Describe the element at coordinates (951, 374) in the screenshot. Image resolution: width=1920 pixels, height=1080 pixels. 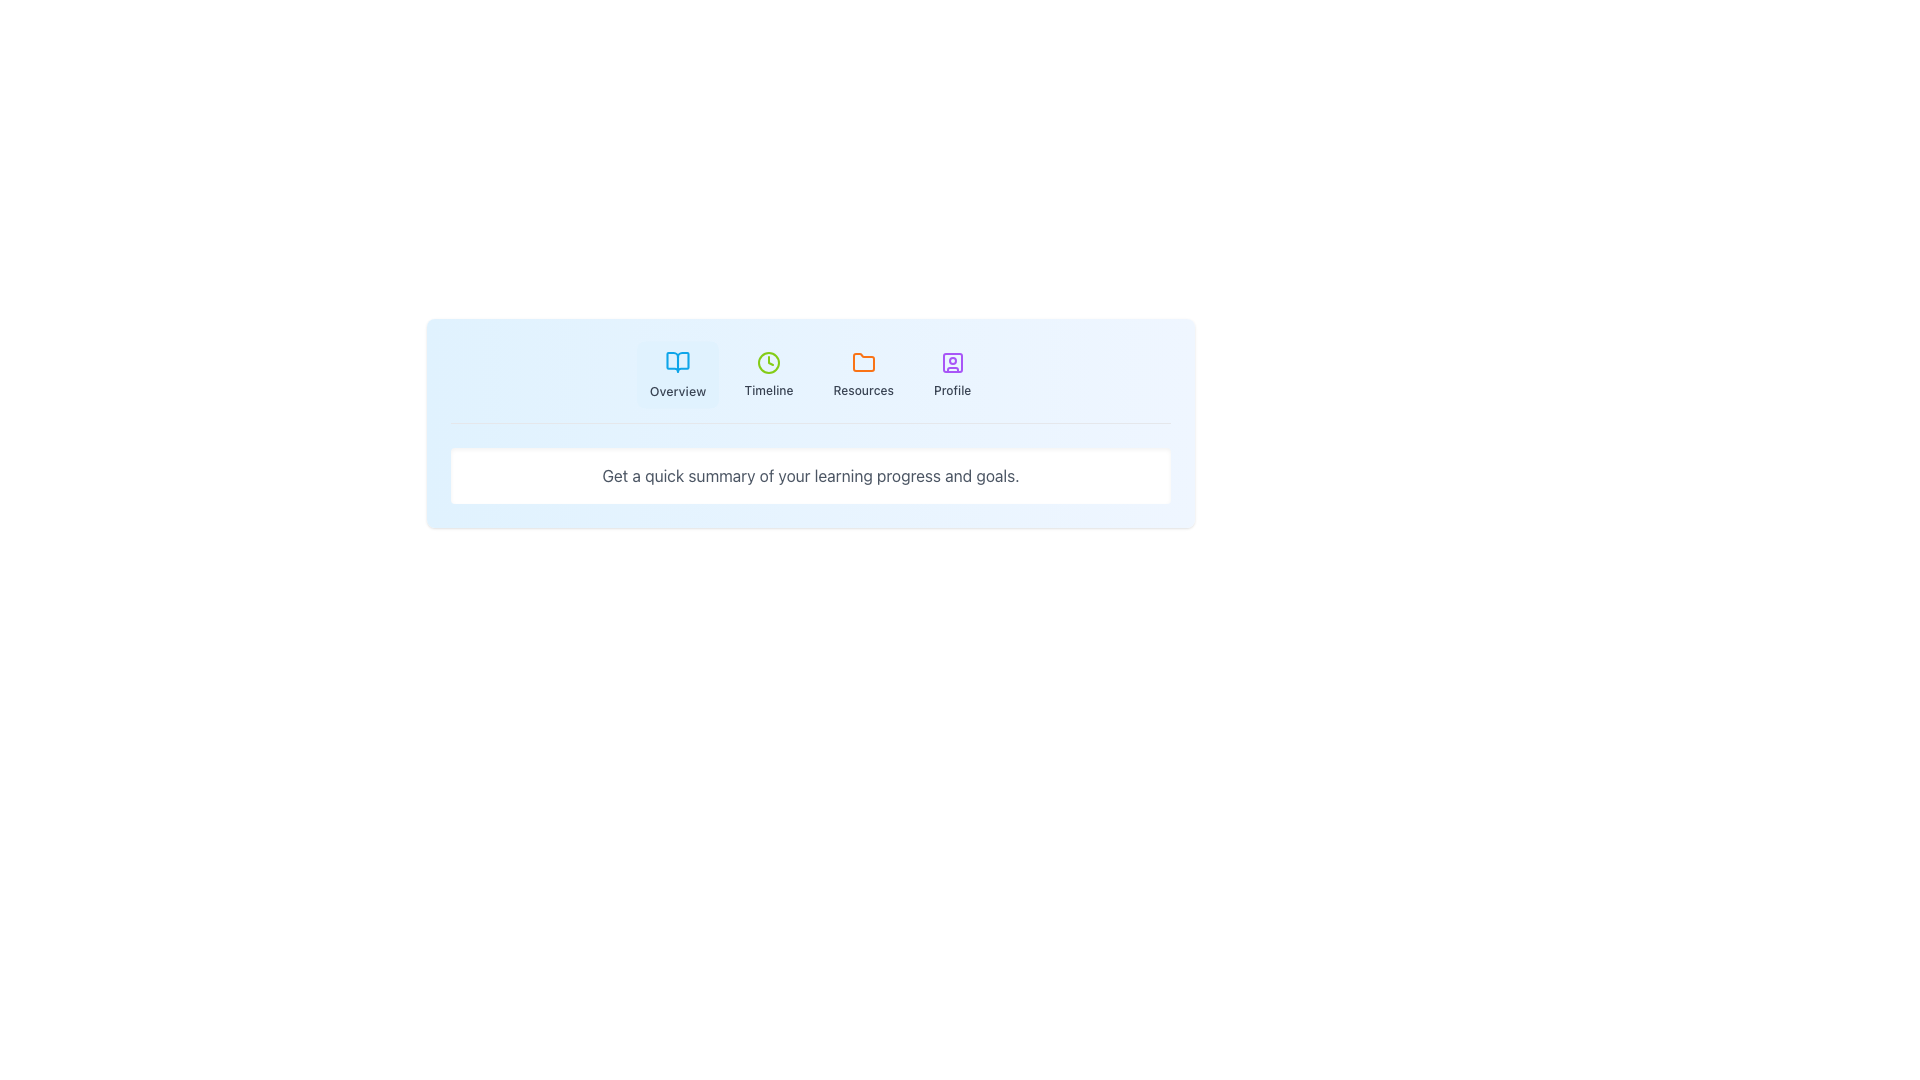
I see `the navigation button that leads to the Profile page` at that location.